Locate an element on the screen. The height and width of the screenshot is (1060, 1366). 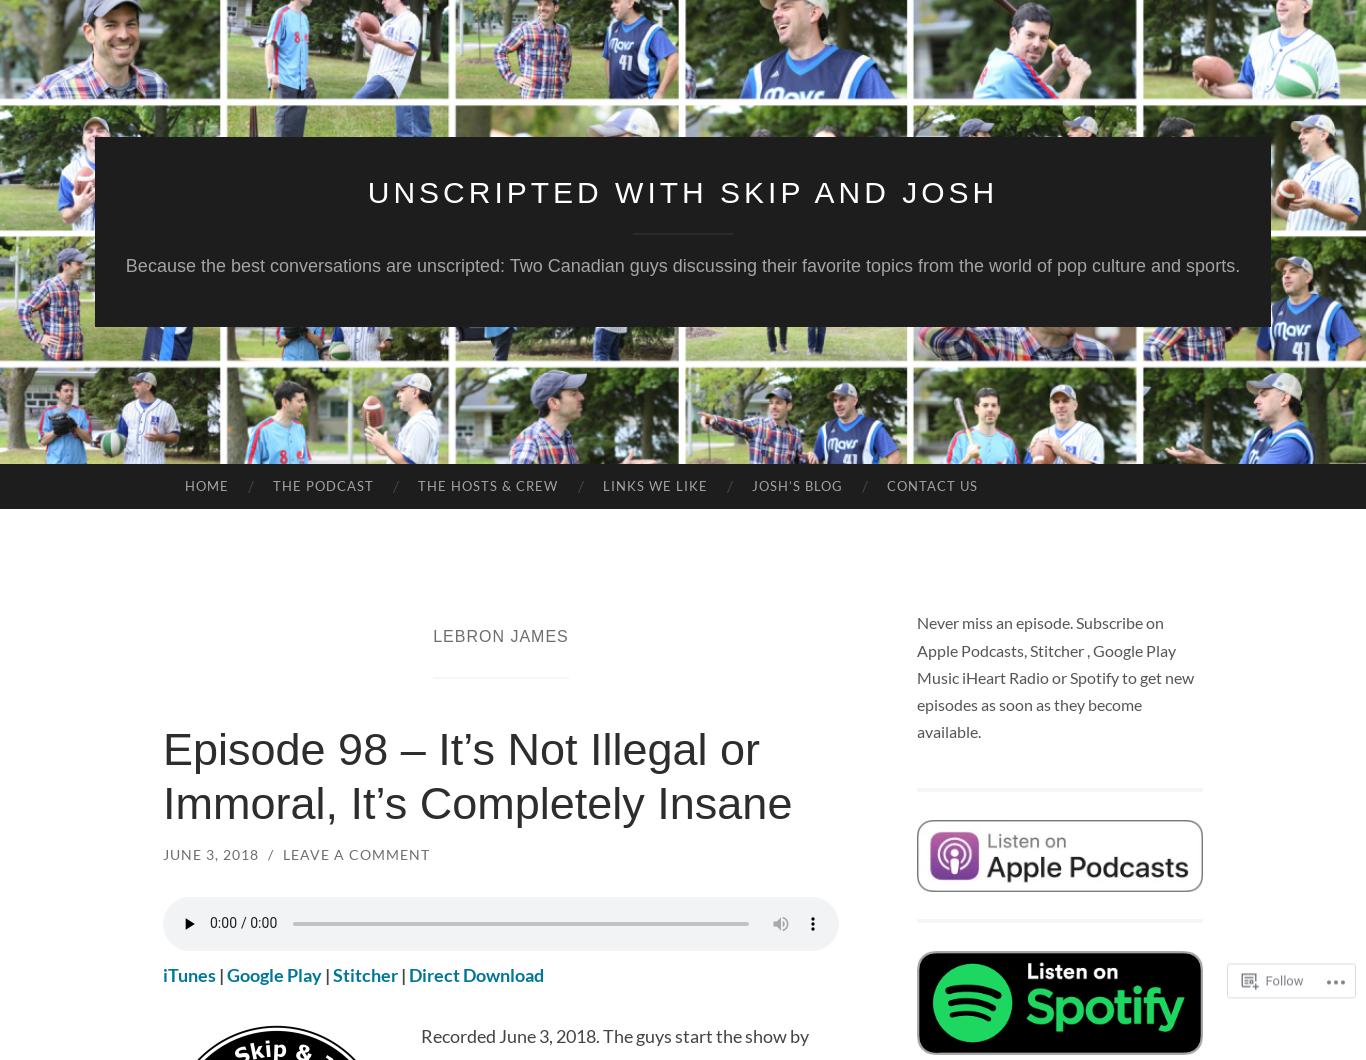
'/' is located at coordinates (268, 853).